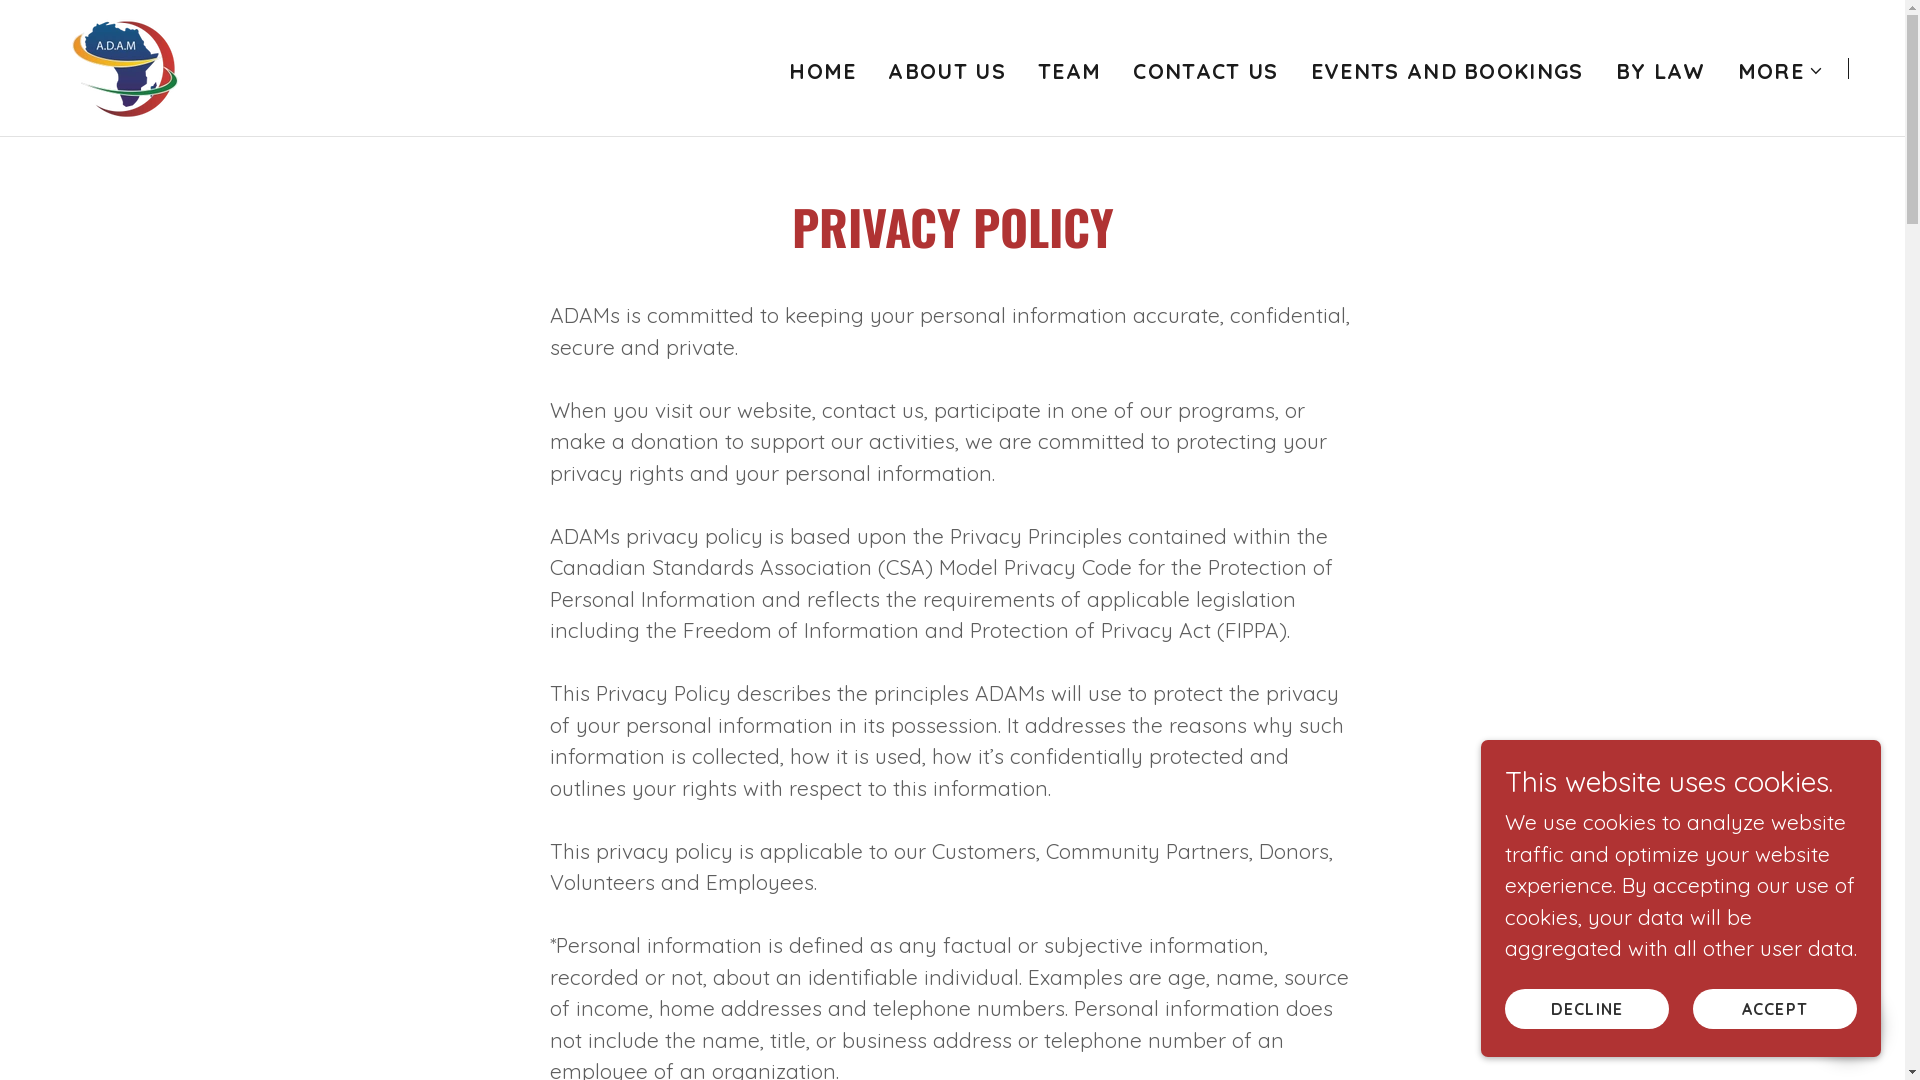 The height and width of the screenshot is (1080, 1920). What do you see at coordinates (1032, 68) in the screenshot?
I see `'TEAM'` at bounding box center [1032, 68].